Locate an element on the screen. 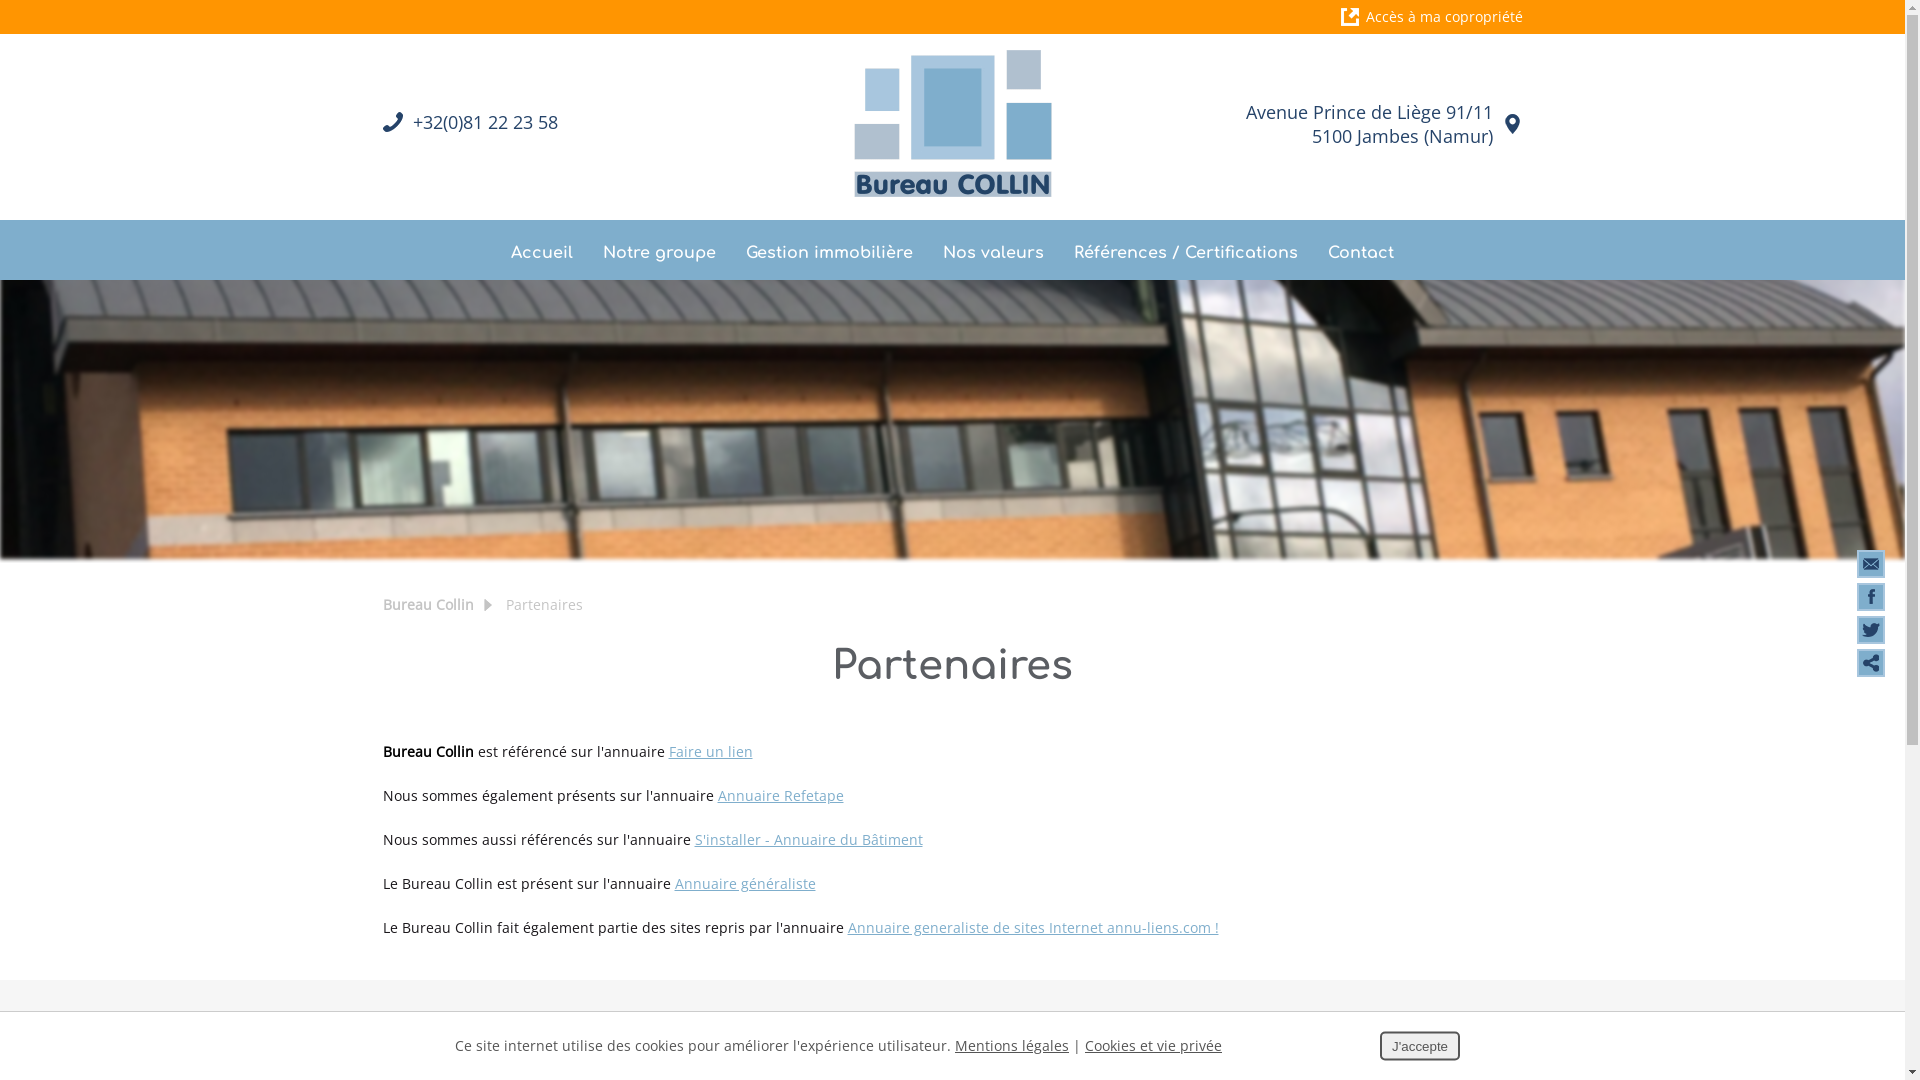  'Notre groupe' is located at coordinates (659, 249).